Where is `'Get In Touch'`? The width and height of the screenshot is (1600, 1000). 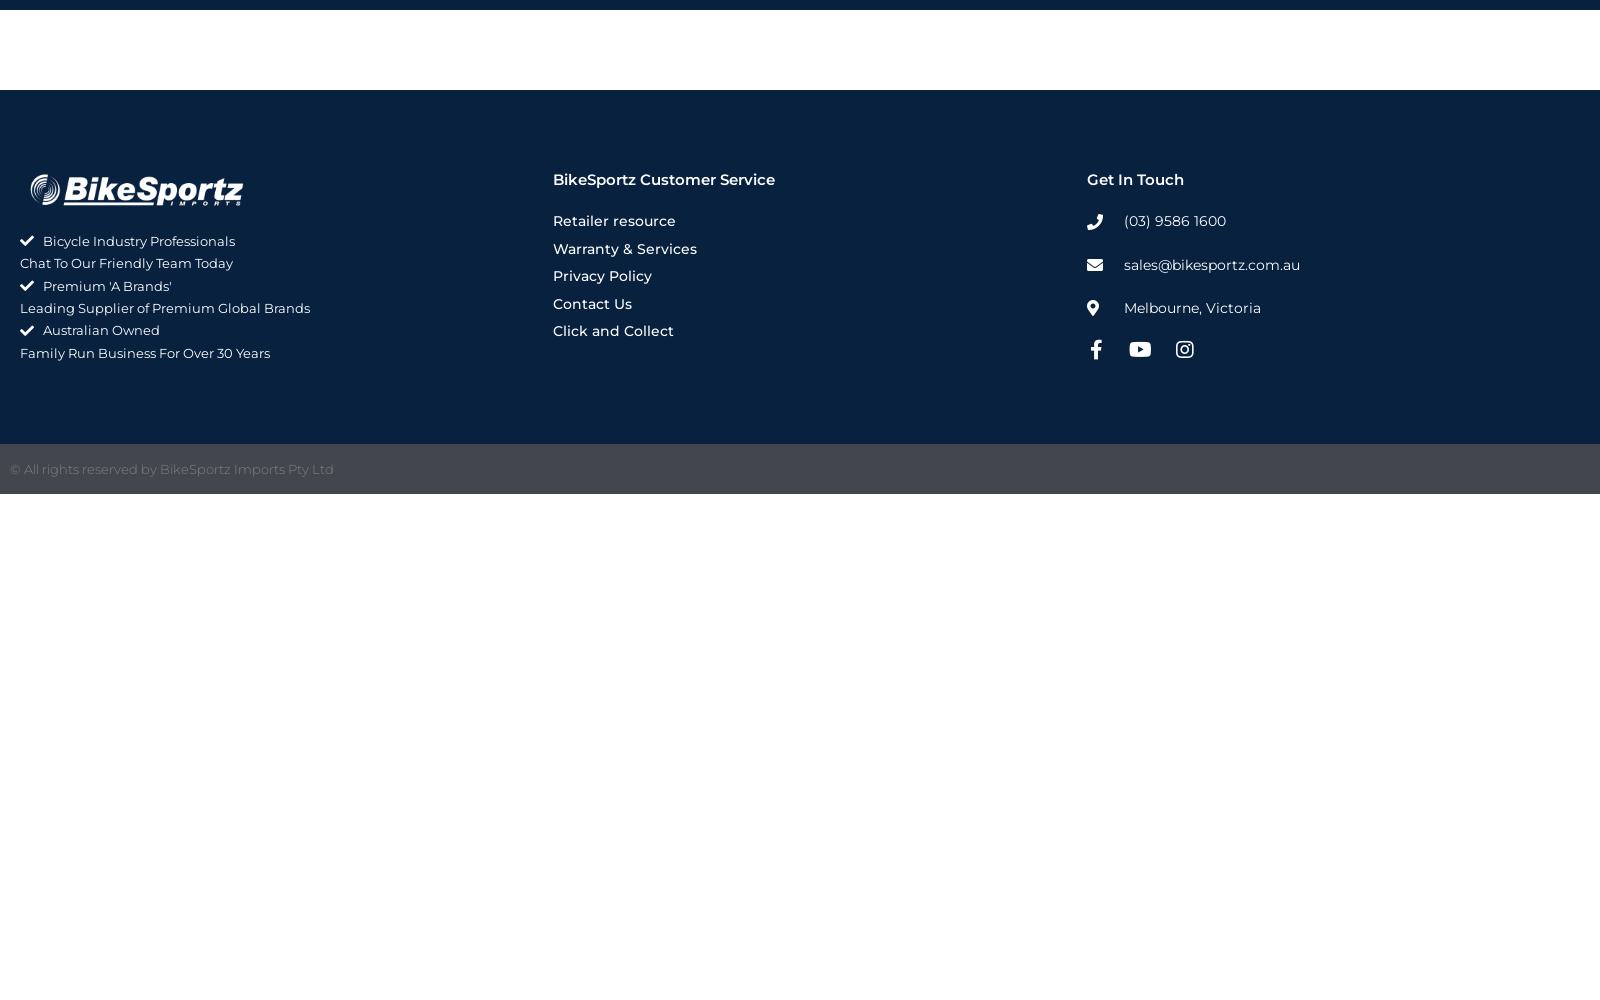
'Get In Touch' is located at coordinates (1134, 179).